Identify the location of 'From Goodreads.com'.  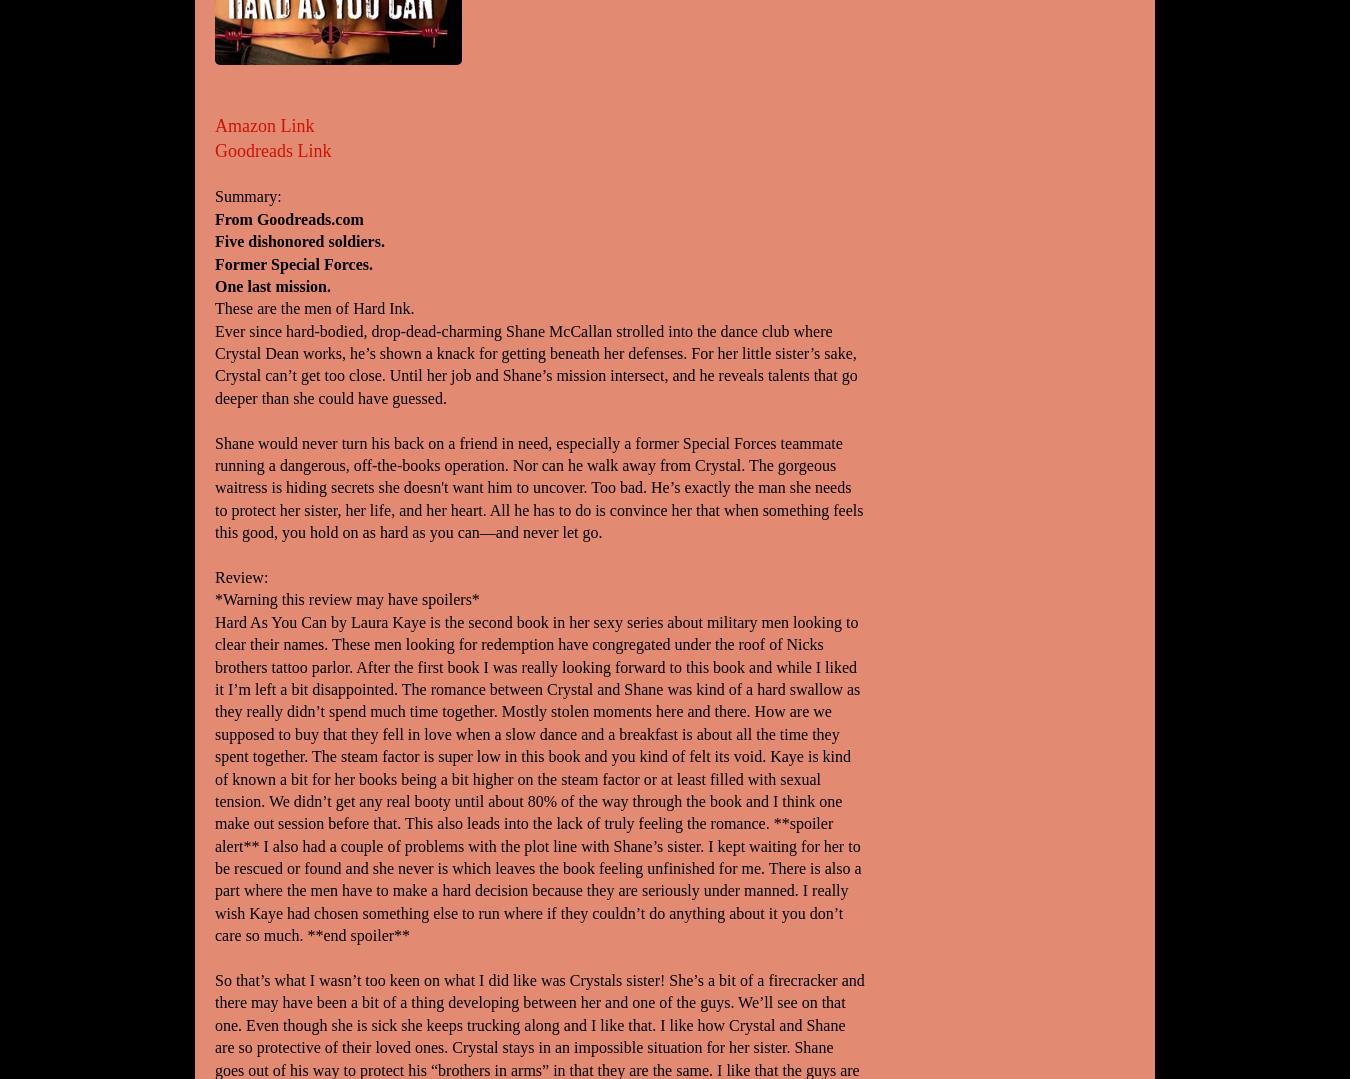
(215, 217).